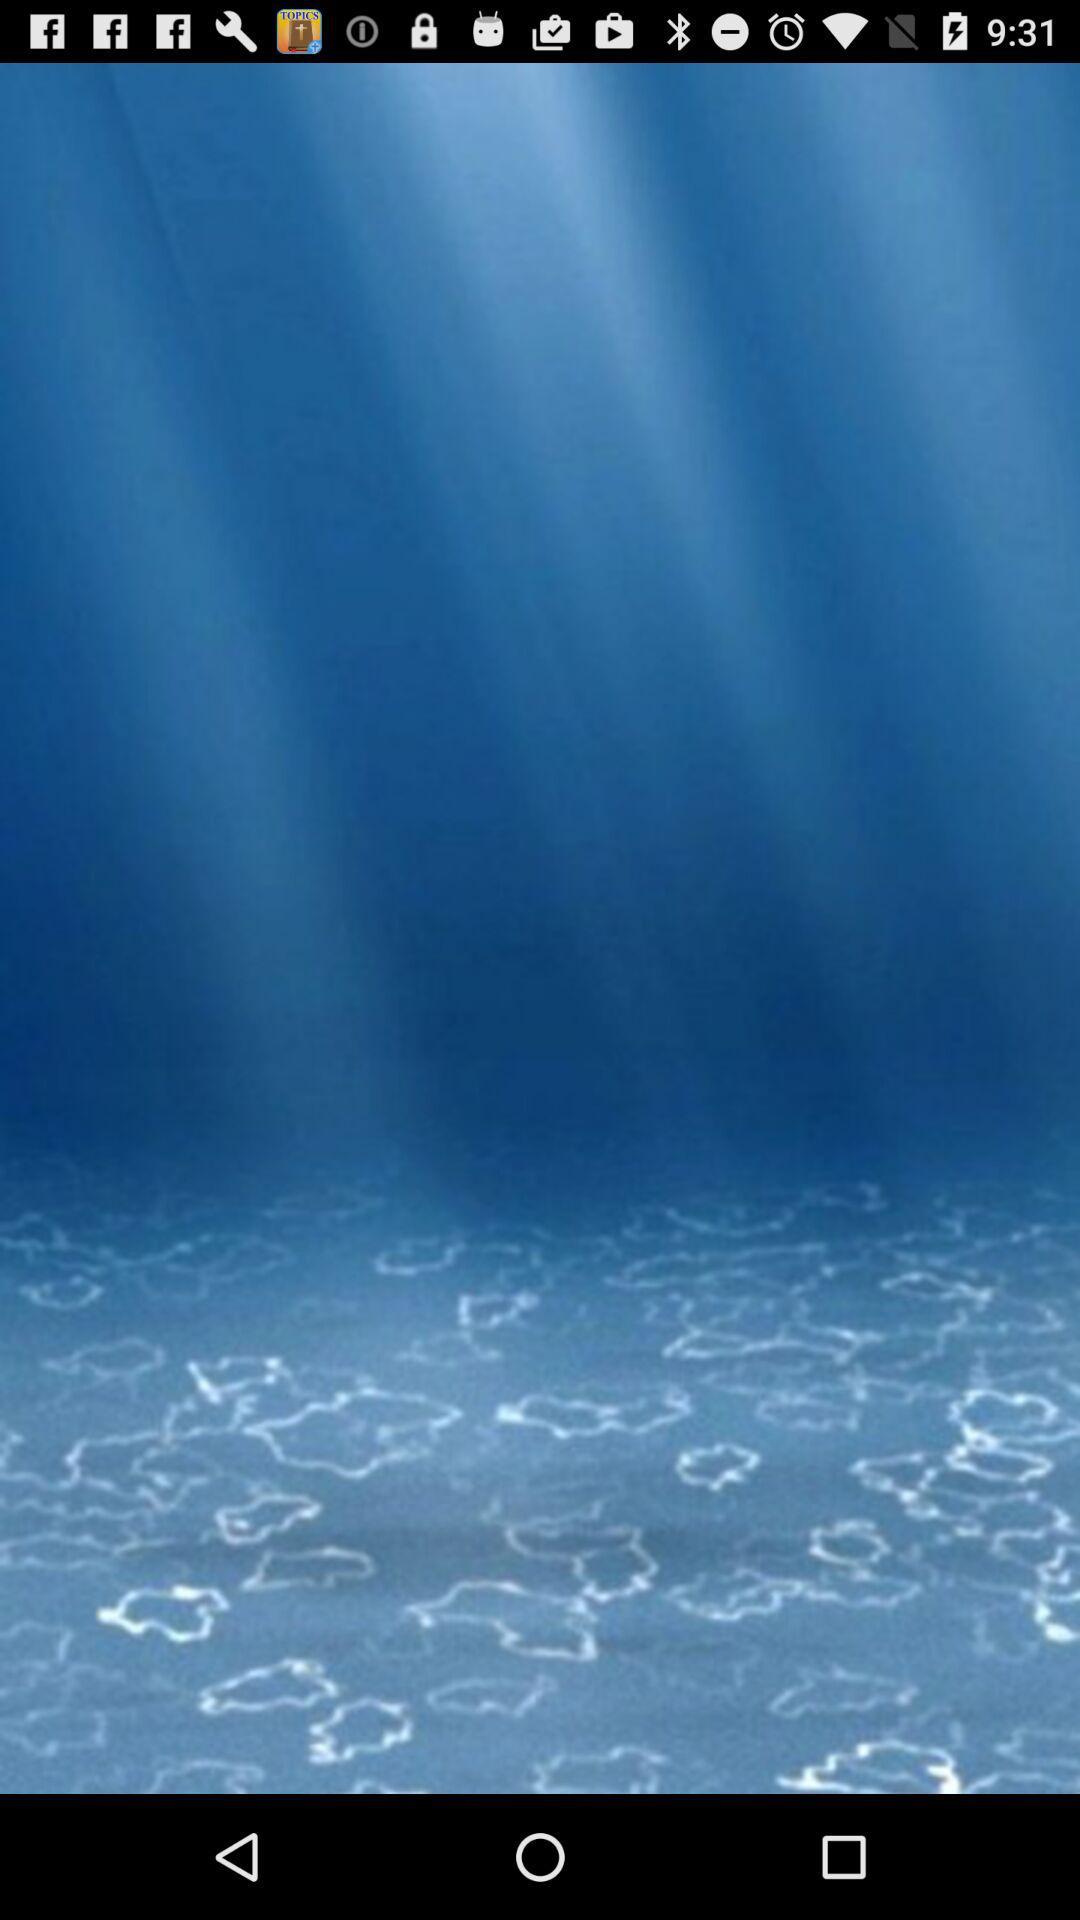  What do you see at coordinates (540, 1007) in the screenshot?
I see `wallpaper mobile` at bounding box center [540, 1007].